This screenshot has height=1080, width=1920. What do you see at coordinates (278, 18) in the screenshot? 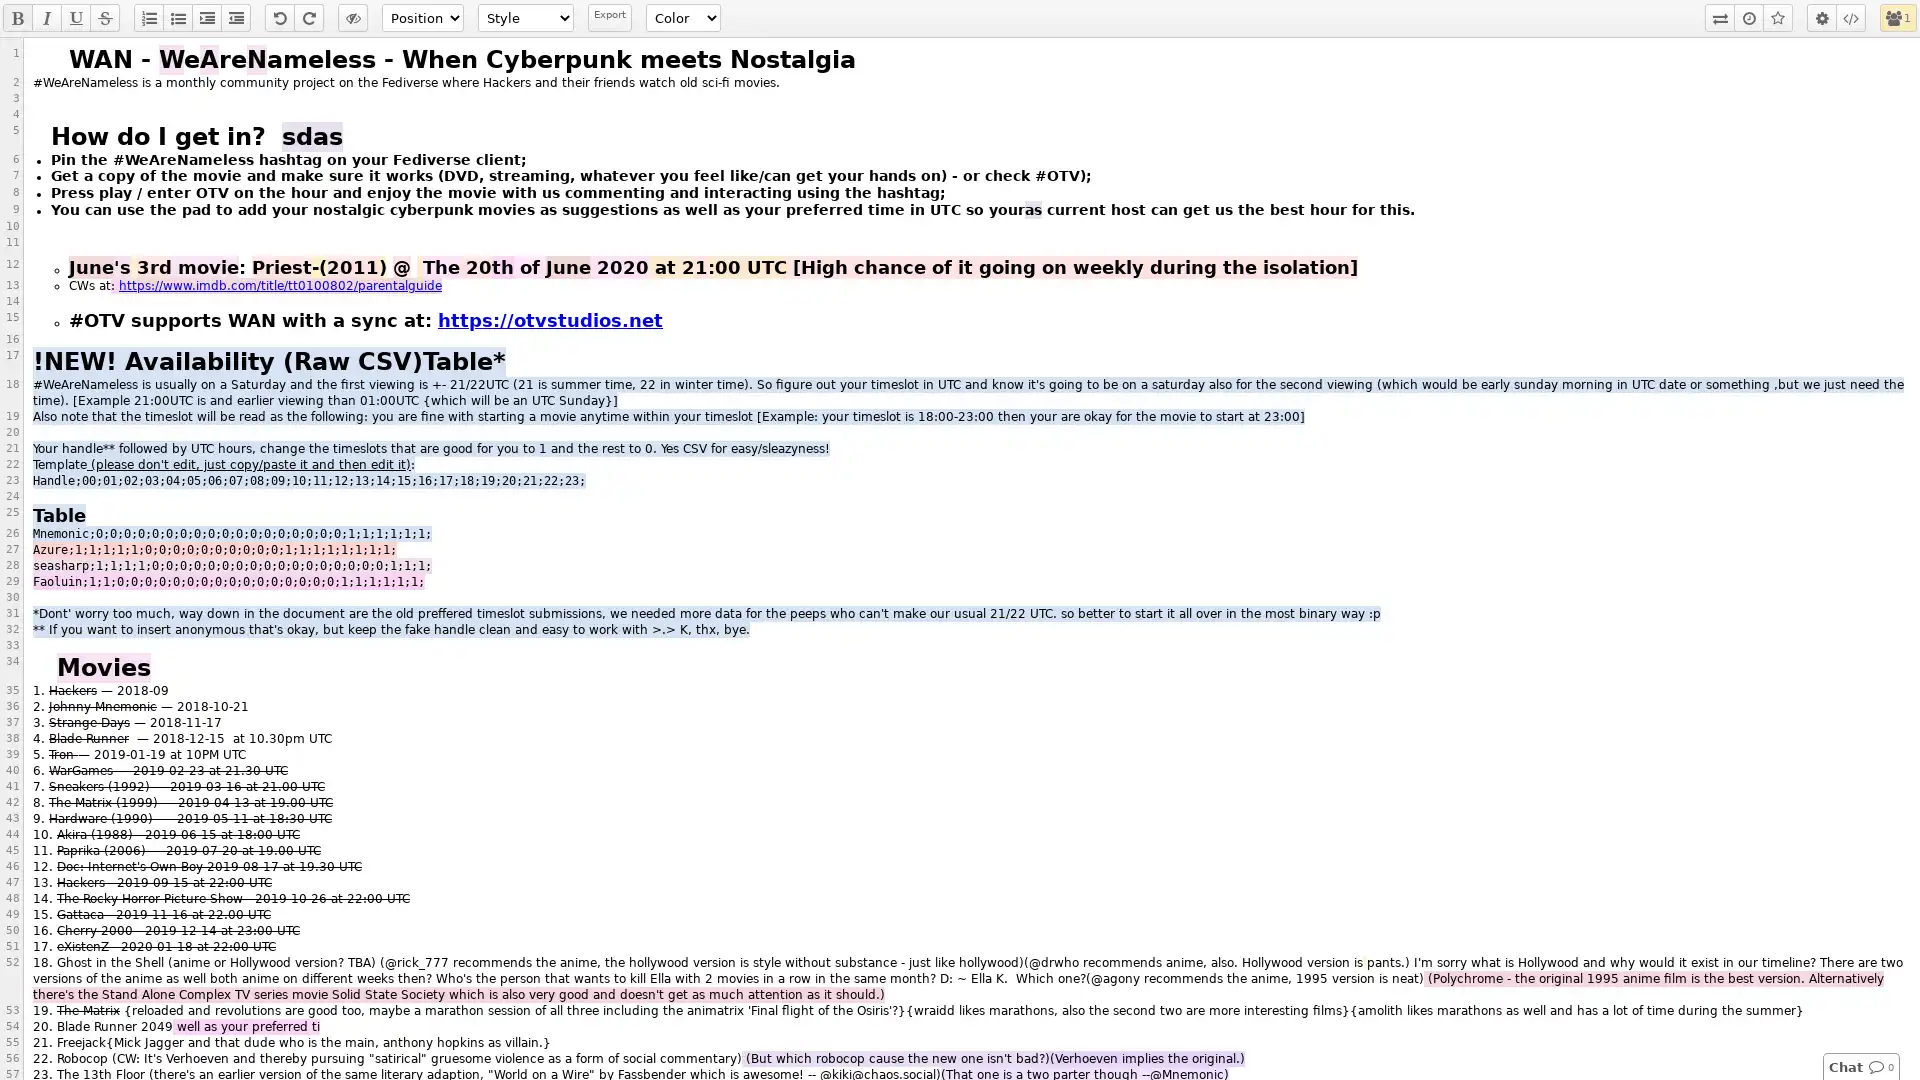
I see `Undo (Ctrl+Z)` at bounding box center [278, 18].